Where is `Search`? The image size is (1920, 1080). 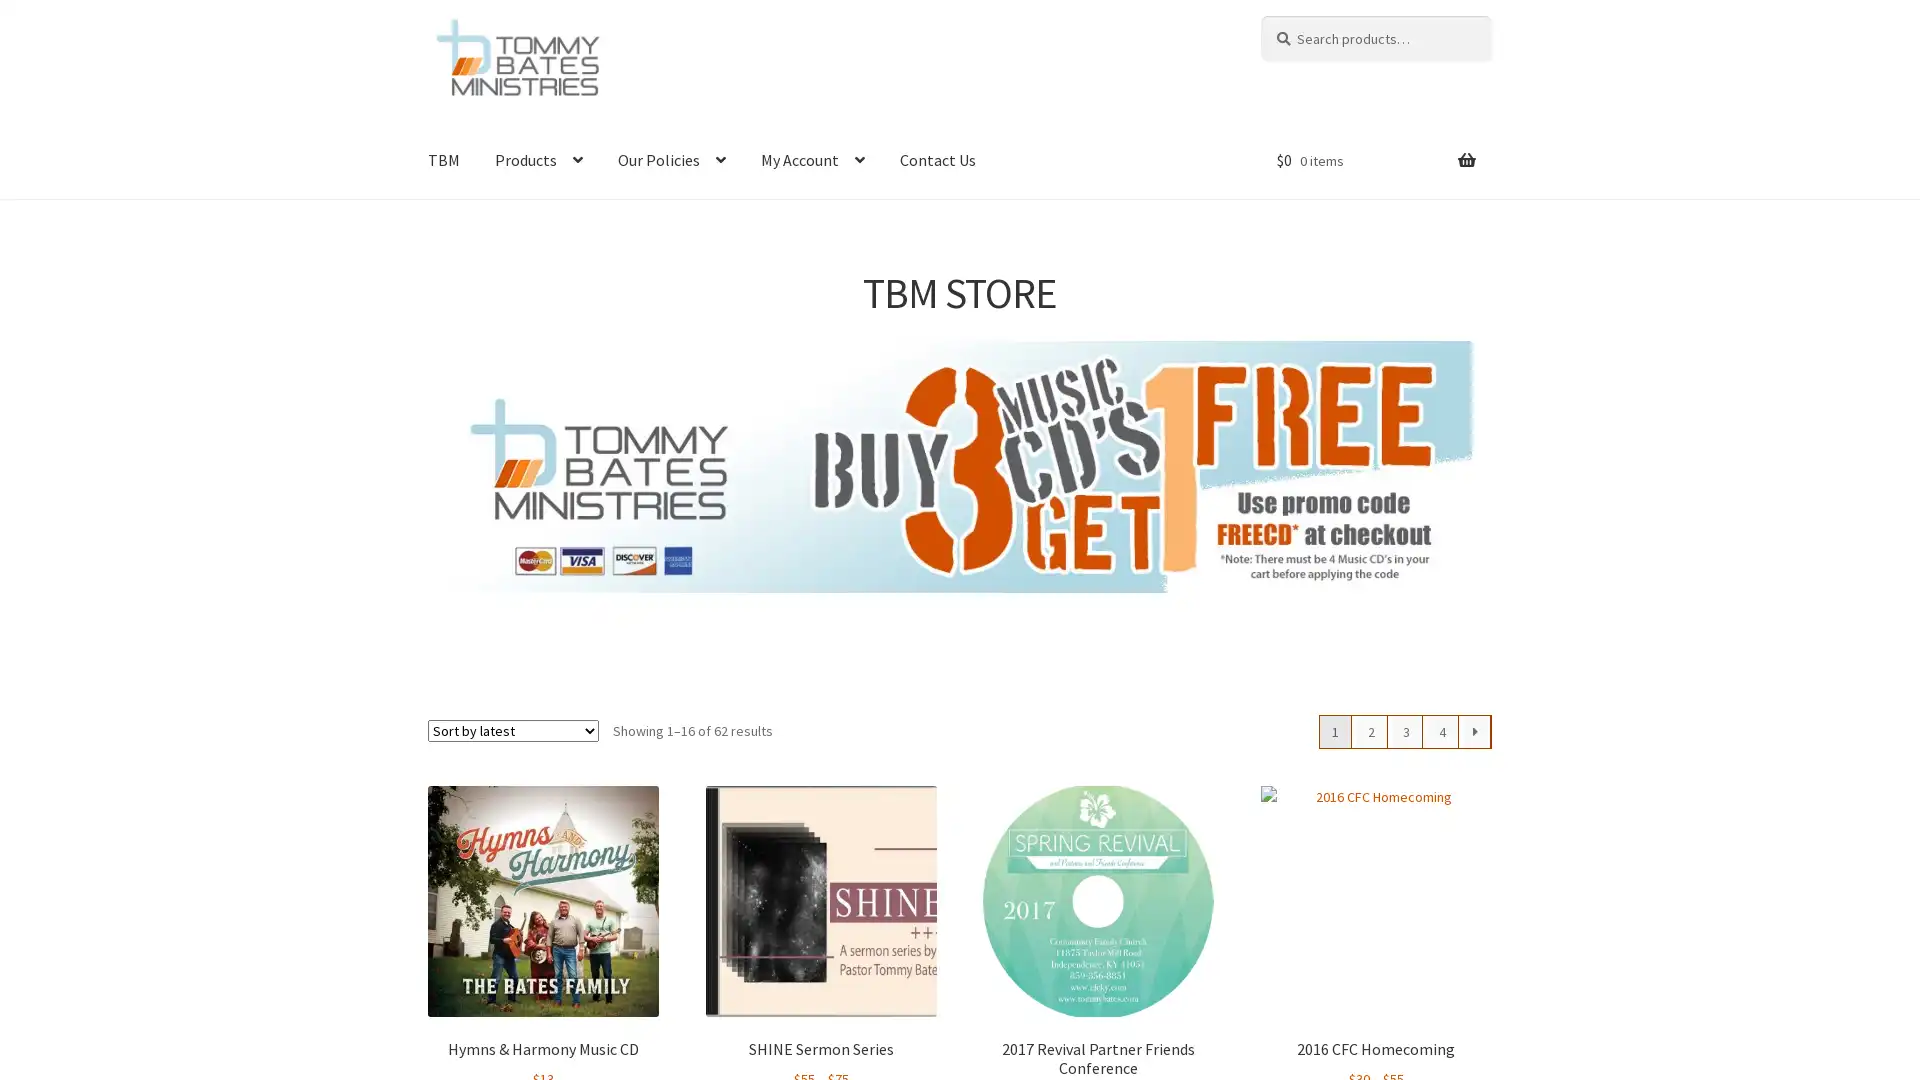
Search is located at coordinates (1258, 15).